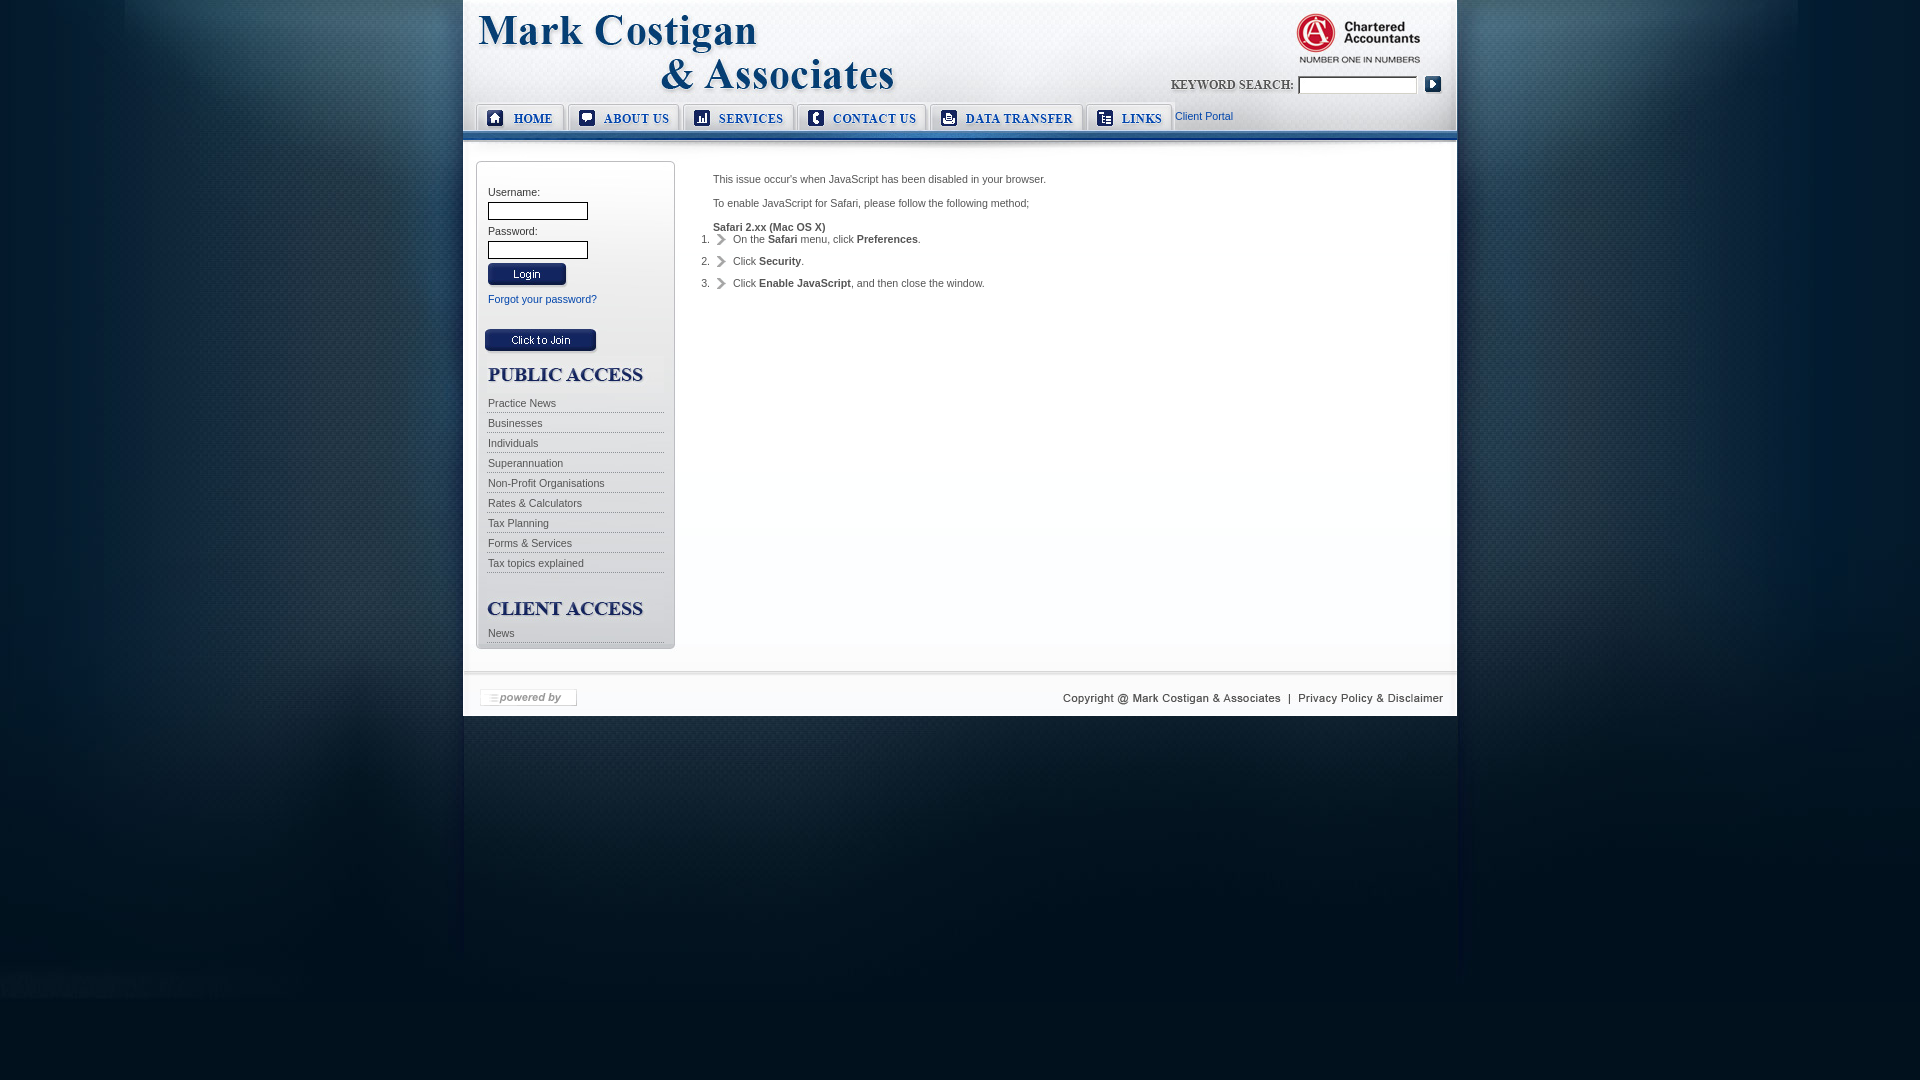 The height and width of the screenshot is (1080, 1920). Describe the element at coordinates (1203, 115) in the screenshot. I see `'Client Portal'` at that location.